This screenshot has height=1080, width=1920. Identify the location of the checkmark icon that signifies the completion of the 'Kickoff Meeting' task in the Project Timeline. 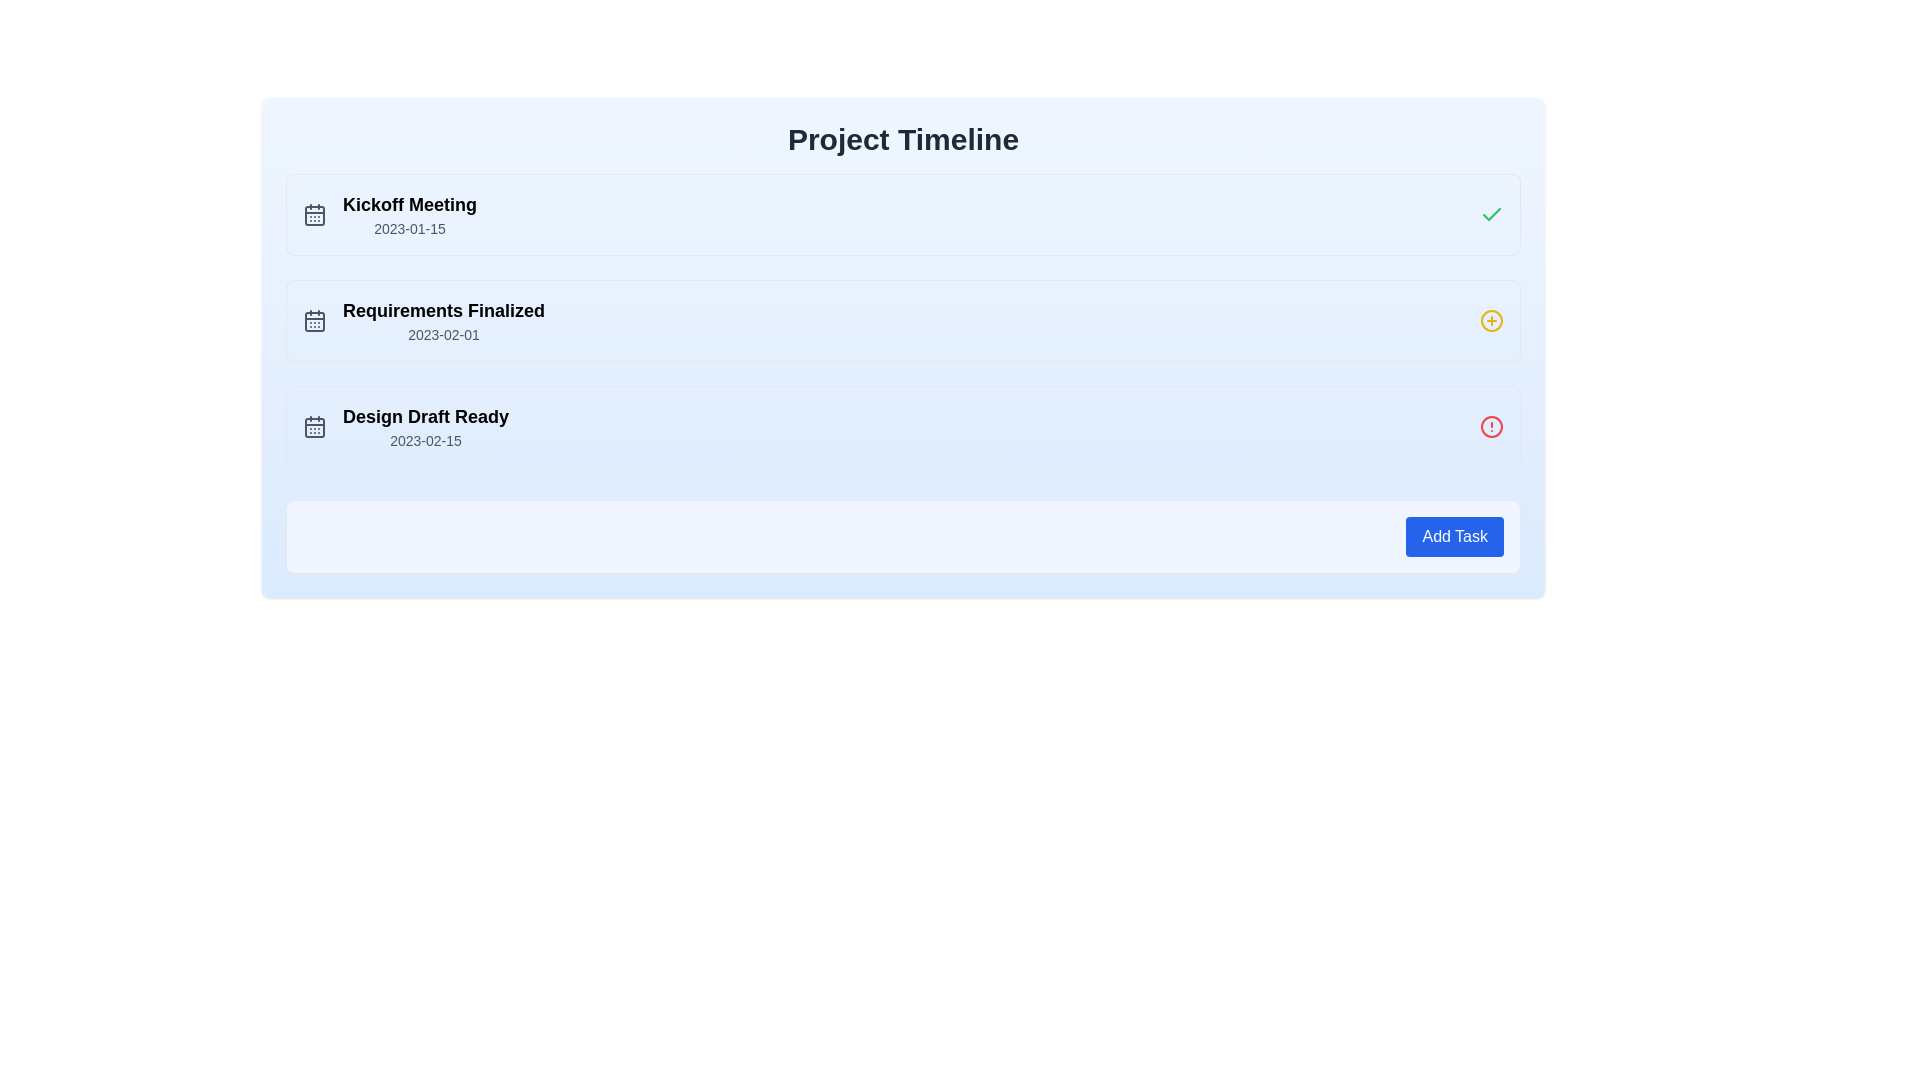
(1492, 214).